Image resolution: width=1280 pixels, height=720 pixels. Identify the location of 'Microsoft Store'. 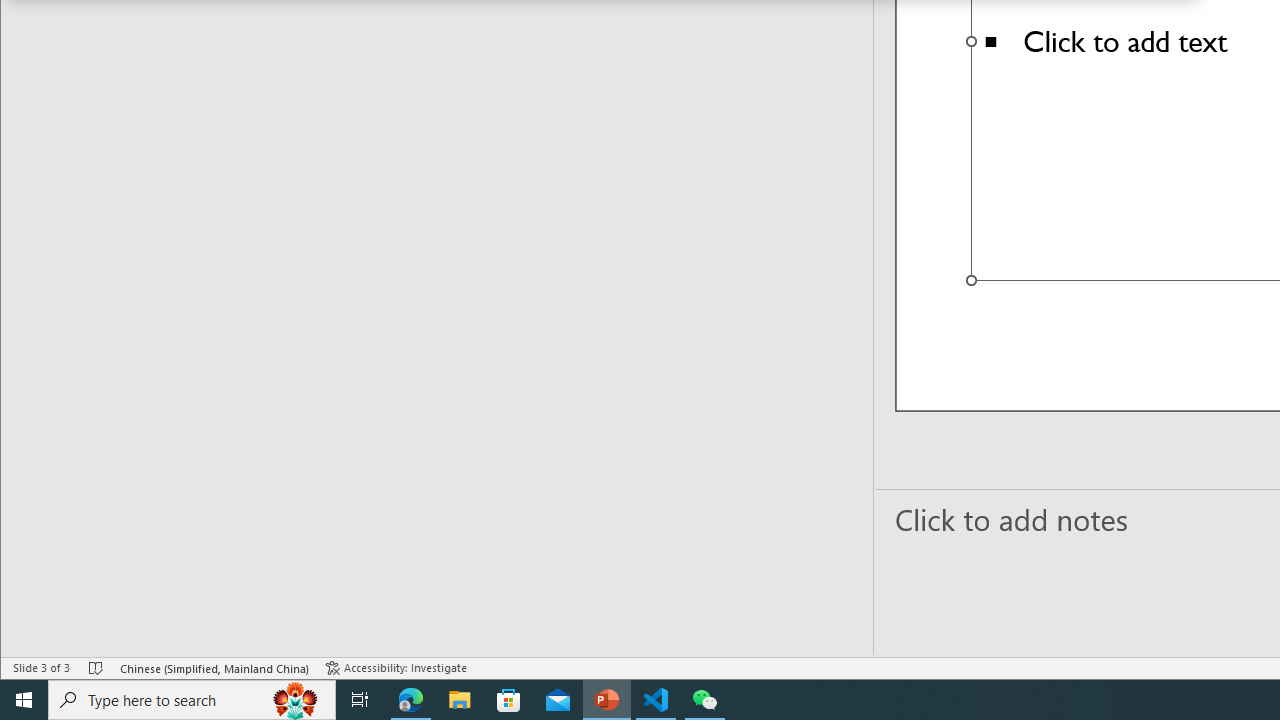
(509, 698).